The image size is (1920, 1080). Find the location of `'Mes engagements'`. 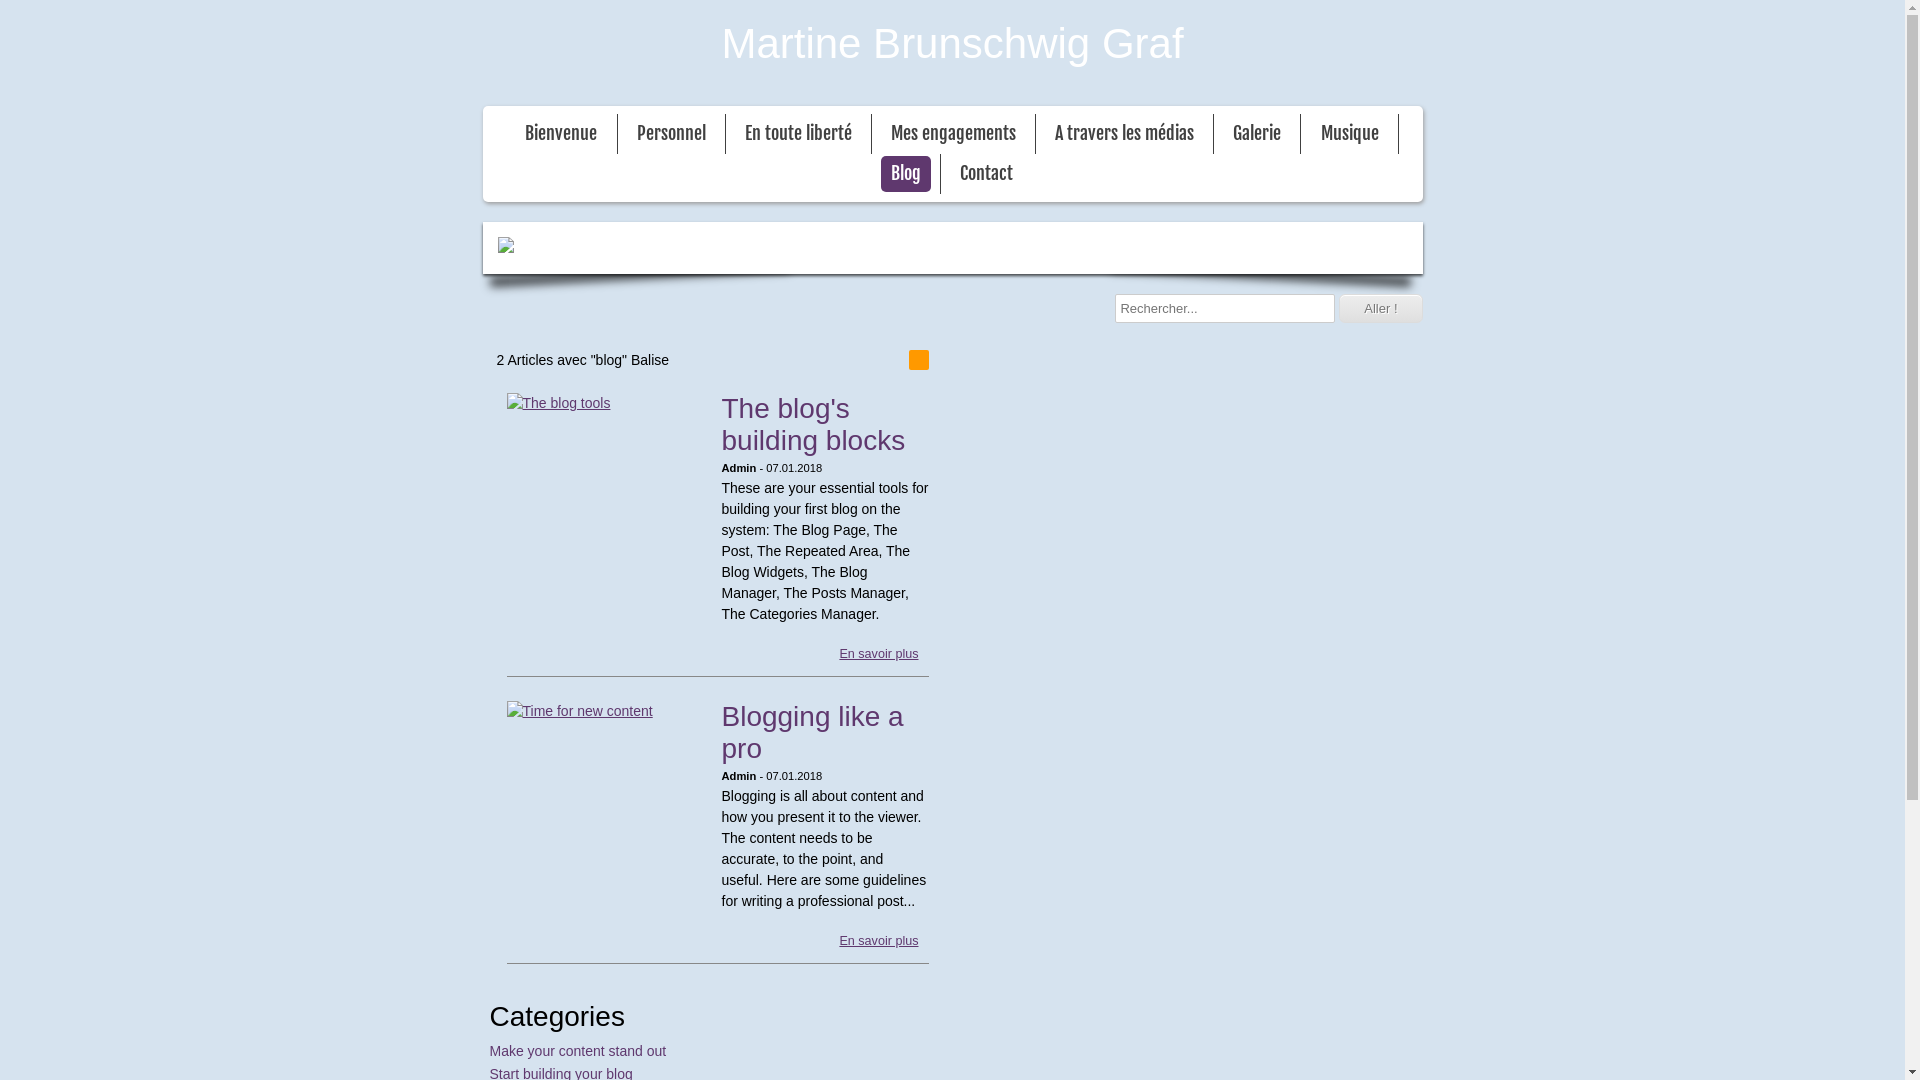

'Mes engagements' is located at coordinates (880, 134).